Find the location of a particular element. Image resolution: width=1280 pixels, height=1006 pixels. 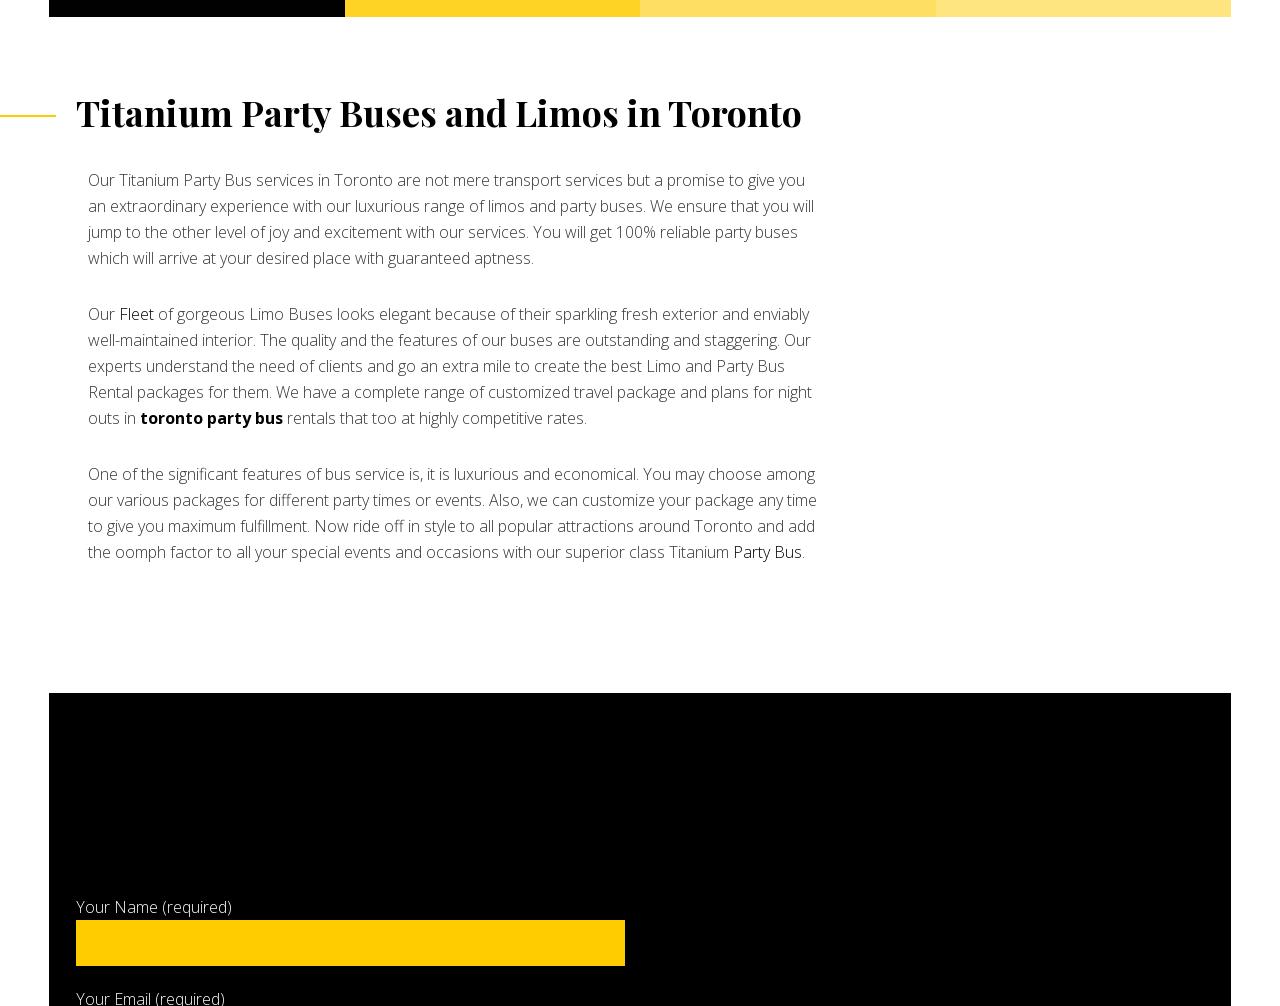

'One of the significant features of bus service is, it is luxurious and economical. You may choose among our various packages for different party times or events. Also, we can customize your package any time to give you maximum fulfillment. Now ride off in style to all popular attractions around Toronto and add the oomph factor to all your special events and occasions with our superior class Titanium' is located at coordinates (451, 512).